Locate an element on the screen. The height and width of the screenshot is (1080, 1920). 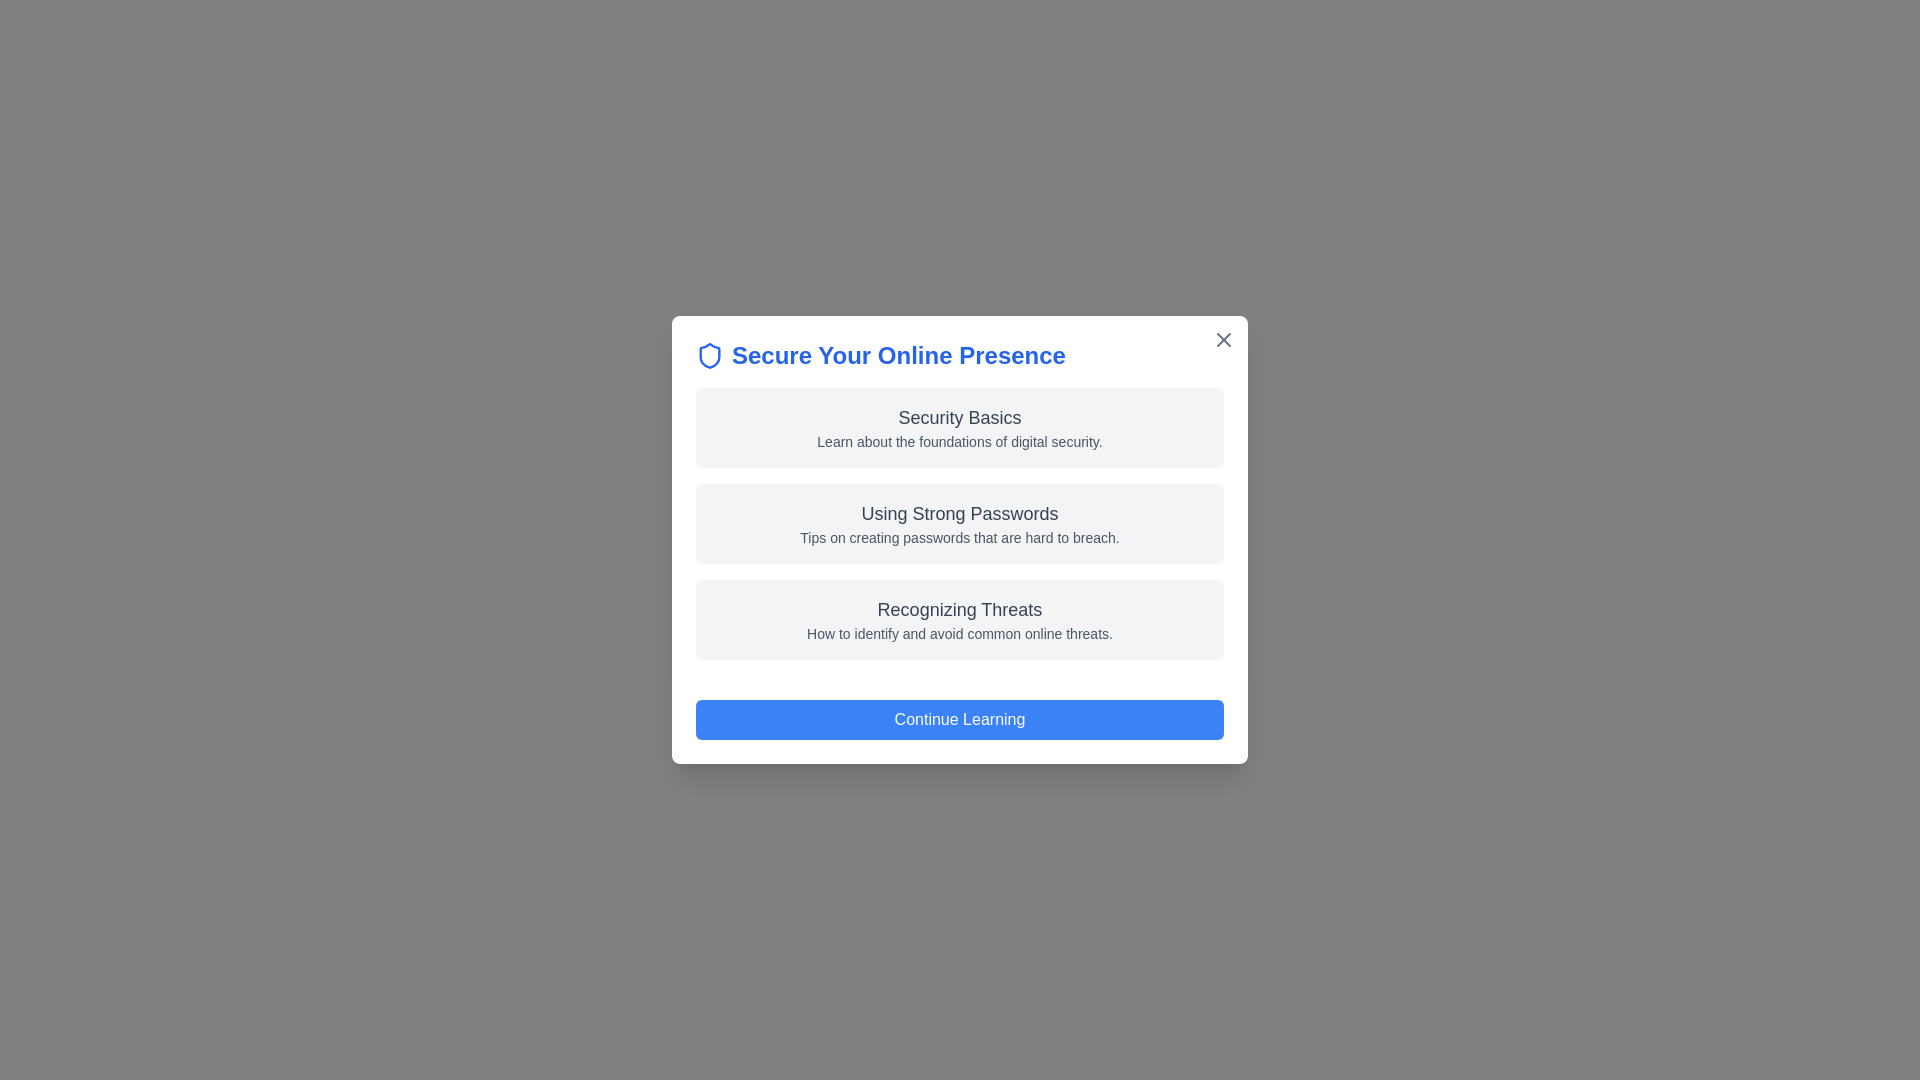
the 'Continue Learning' button to trigger the associated action is located at coordinates (960, 720).